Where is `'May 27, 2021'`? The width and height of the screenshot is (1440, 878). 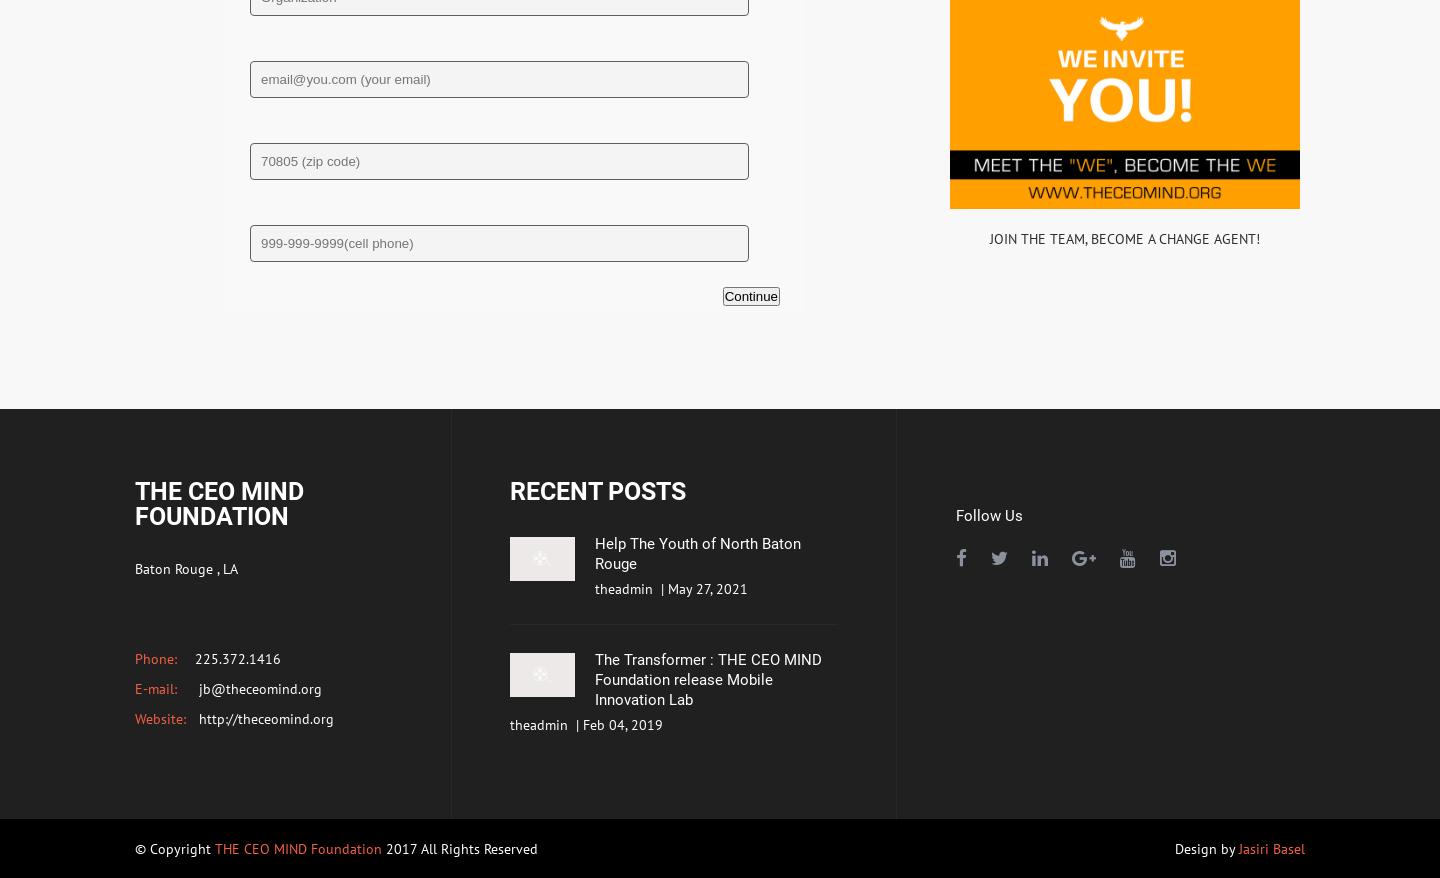 'May 27, 2021' is located at coordinates (708, 588).